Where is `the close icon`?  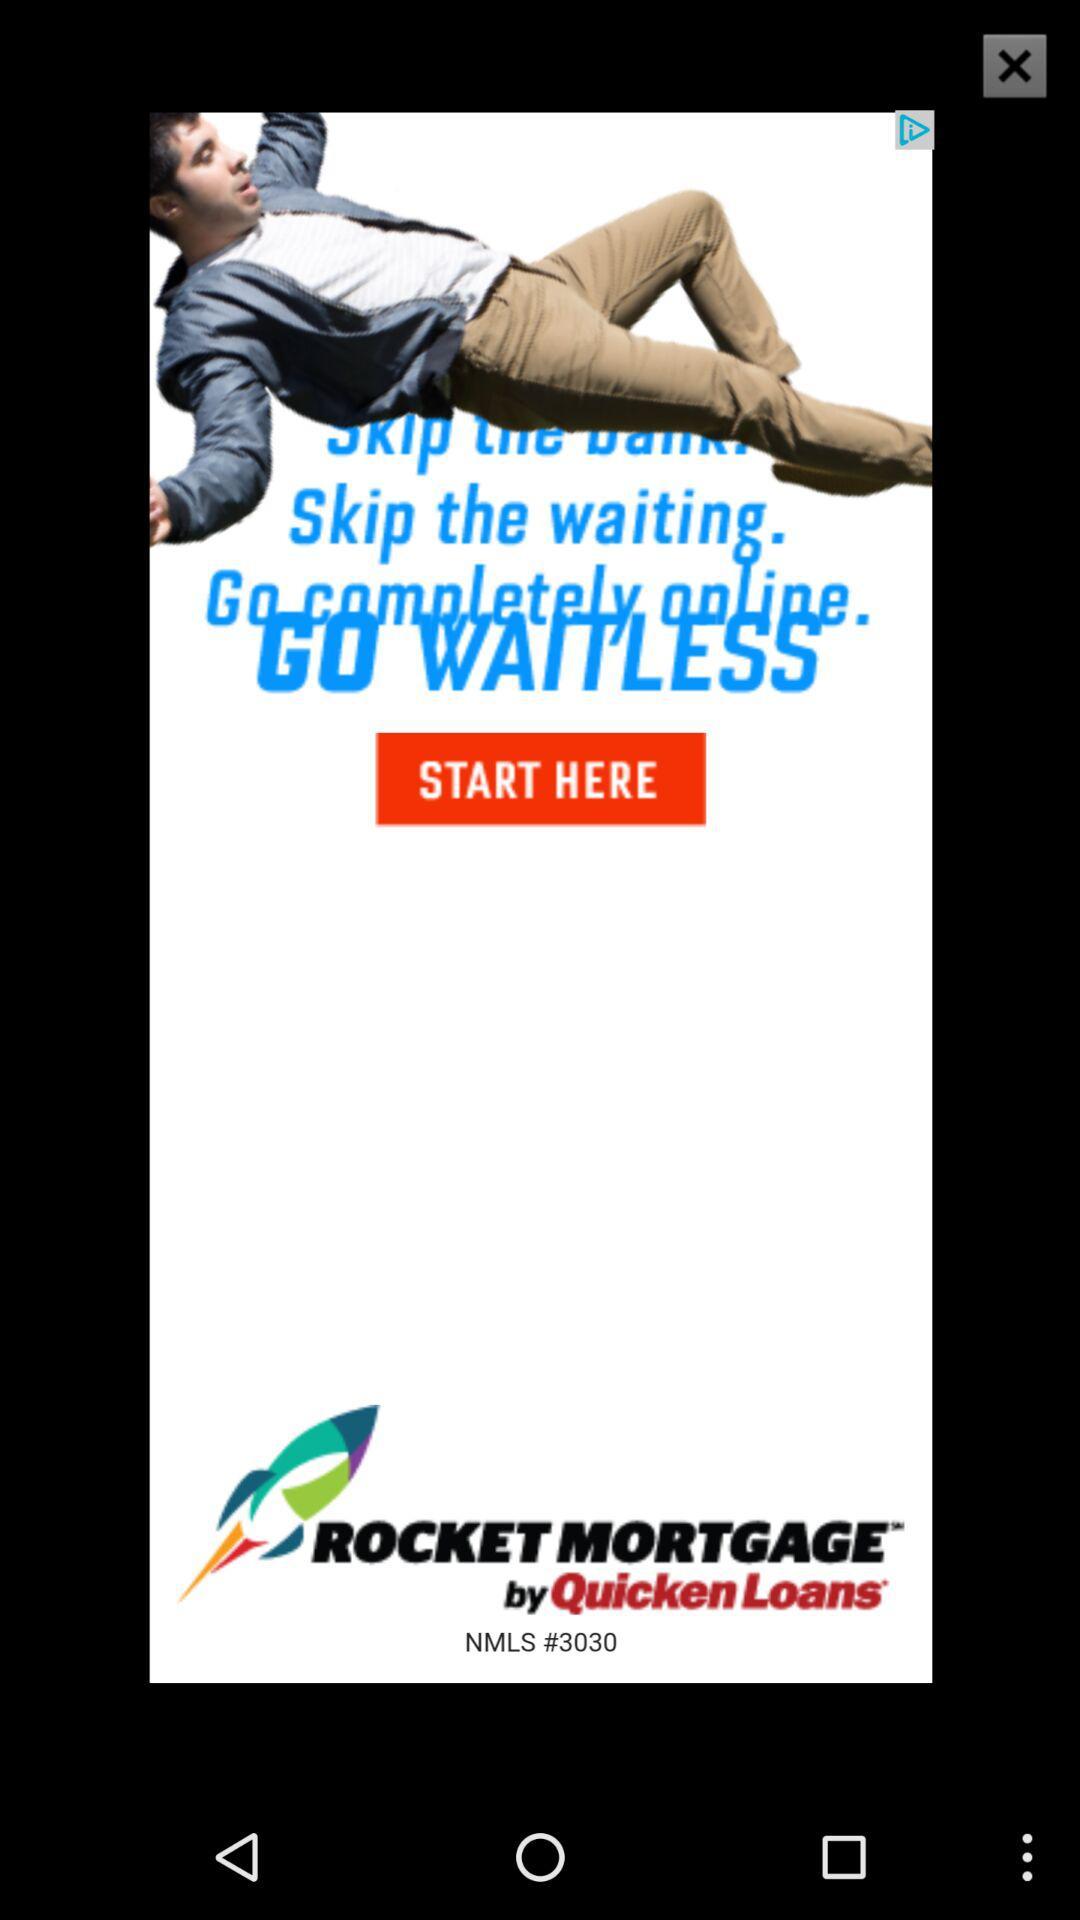
the close icon is located at coordinates (1014, 70).